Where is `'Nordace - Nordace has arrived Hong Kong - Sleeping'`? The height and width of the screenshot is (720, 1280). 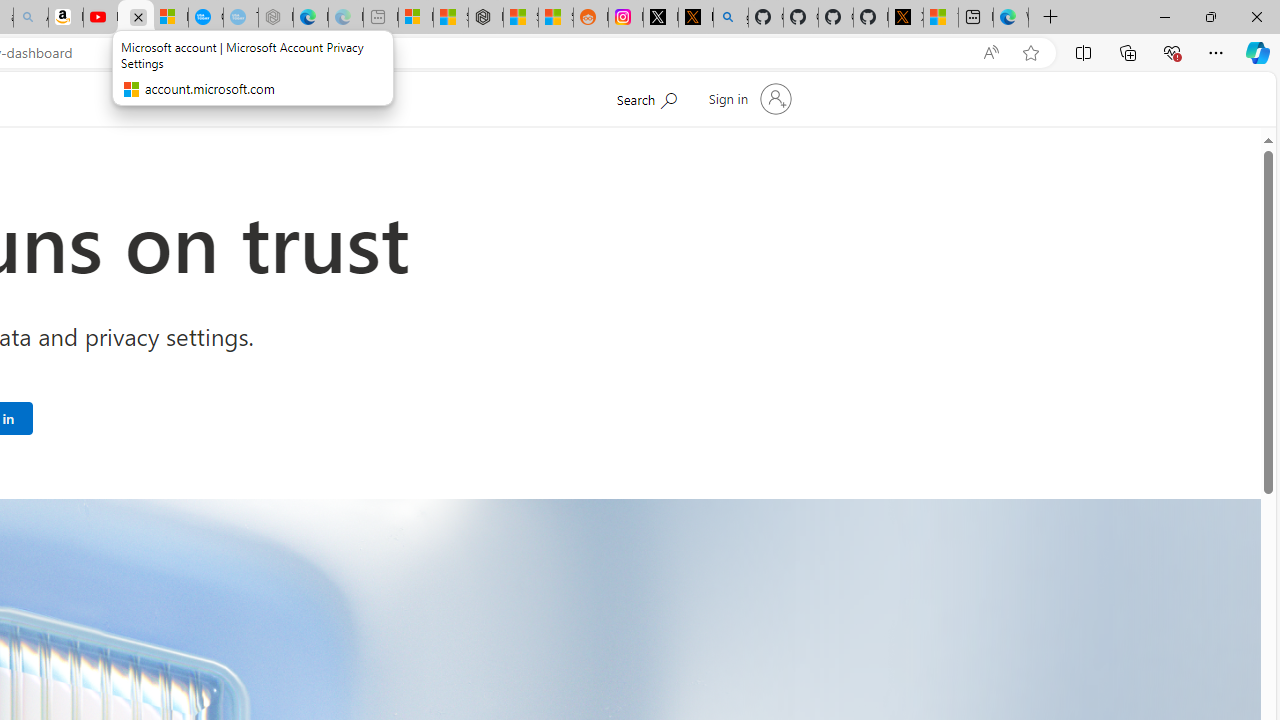
'Nordace - Nordace has arrived Hong Kong - Sleeping' is located at coordinates (274, 17).